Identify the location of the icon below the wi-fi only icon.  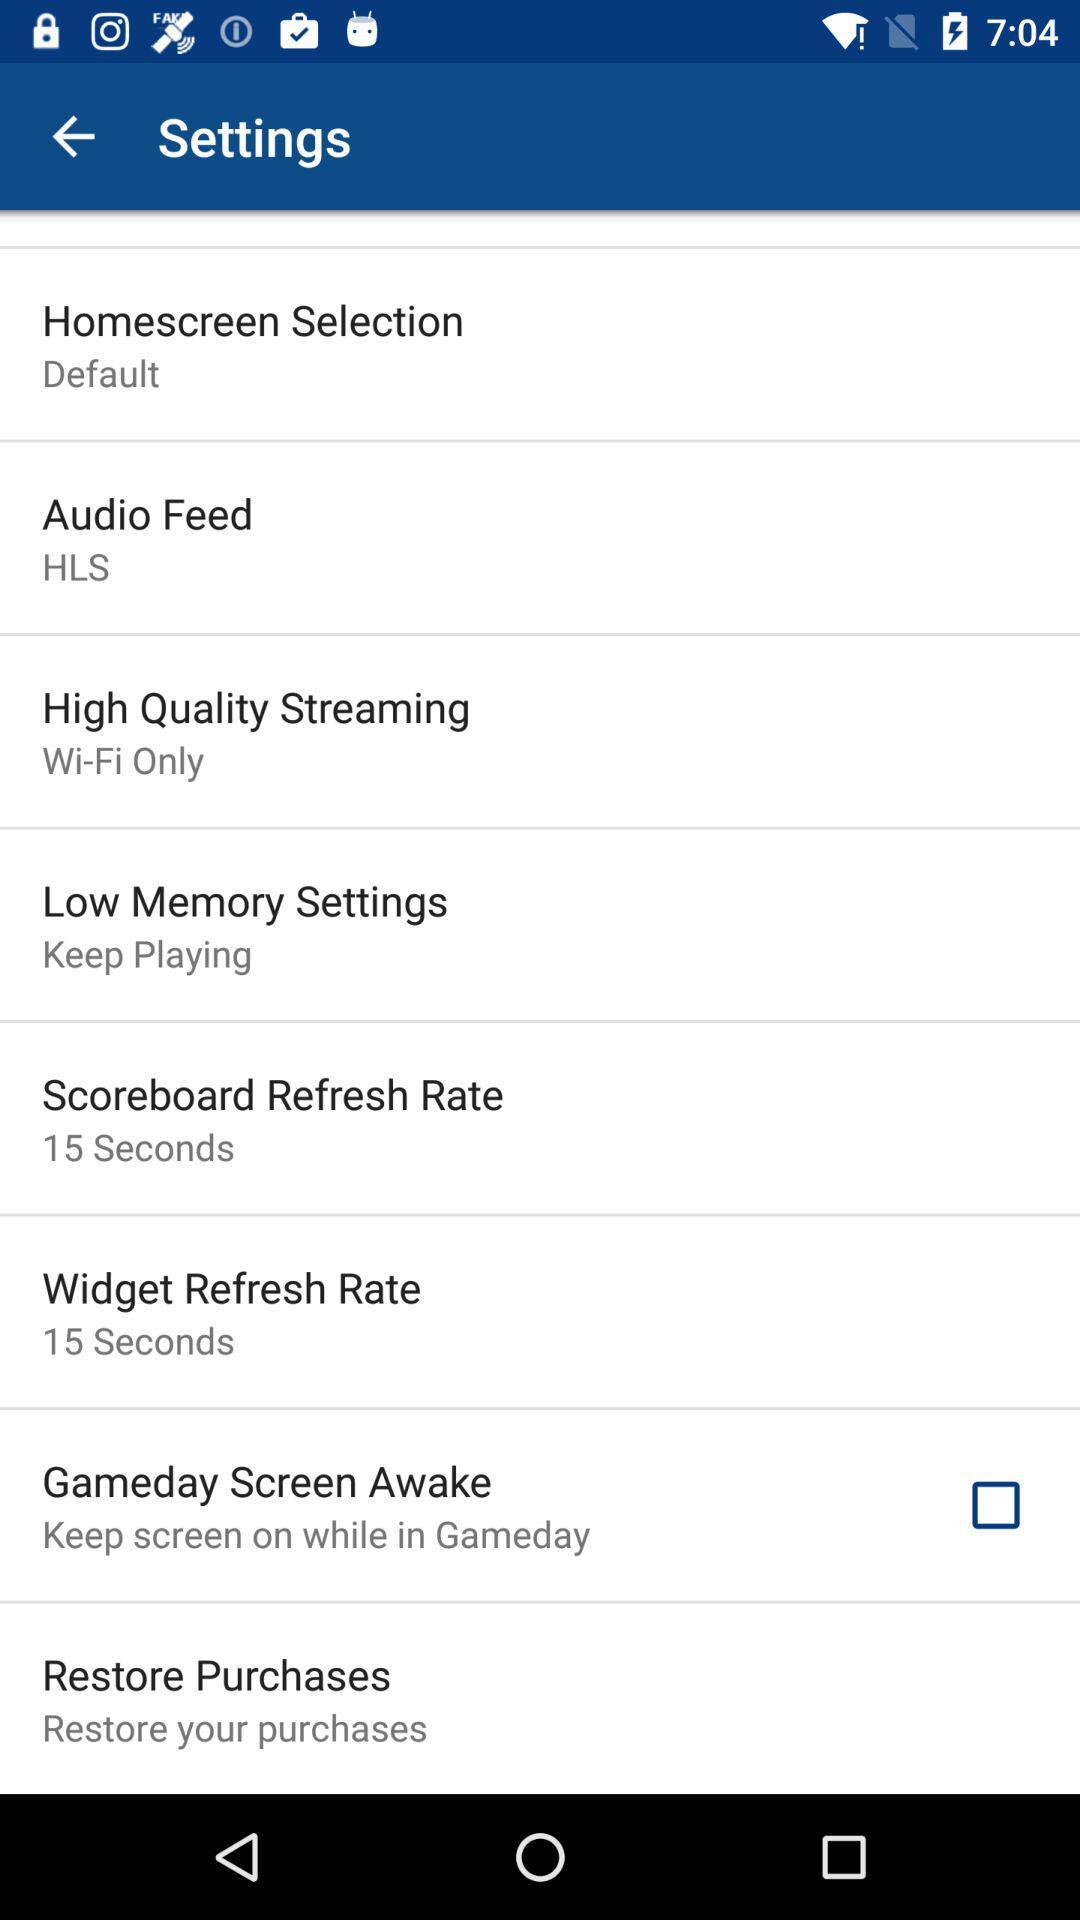
(244, 899).